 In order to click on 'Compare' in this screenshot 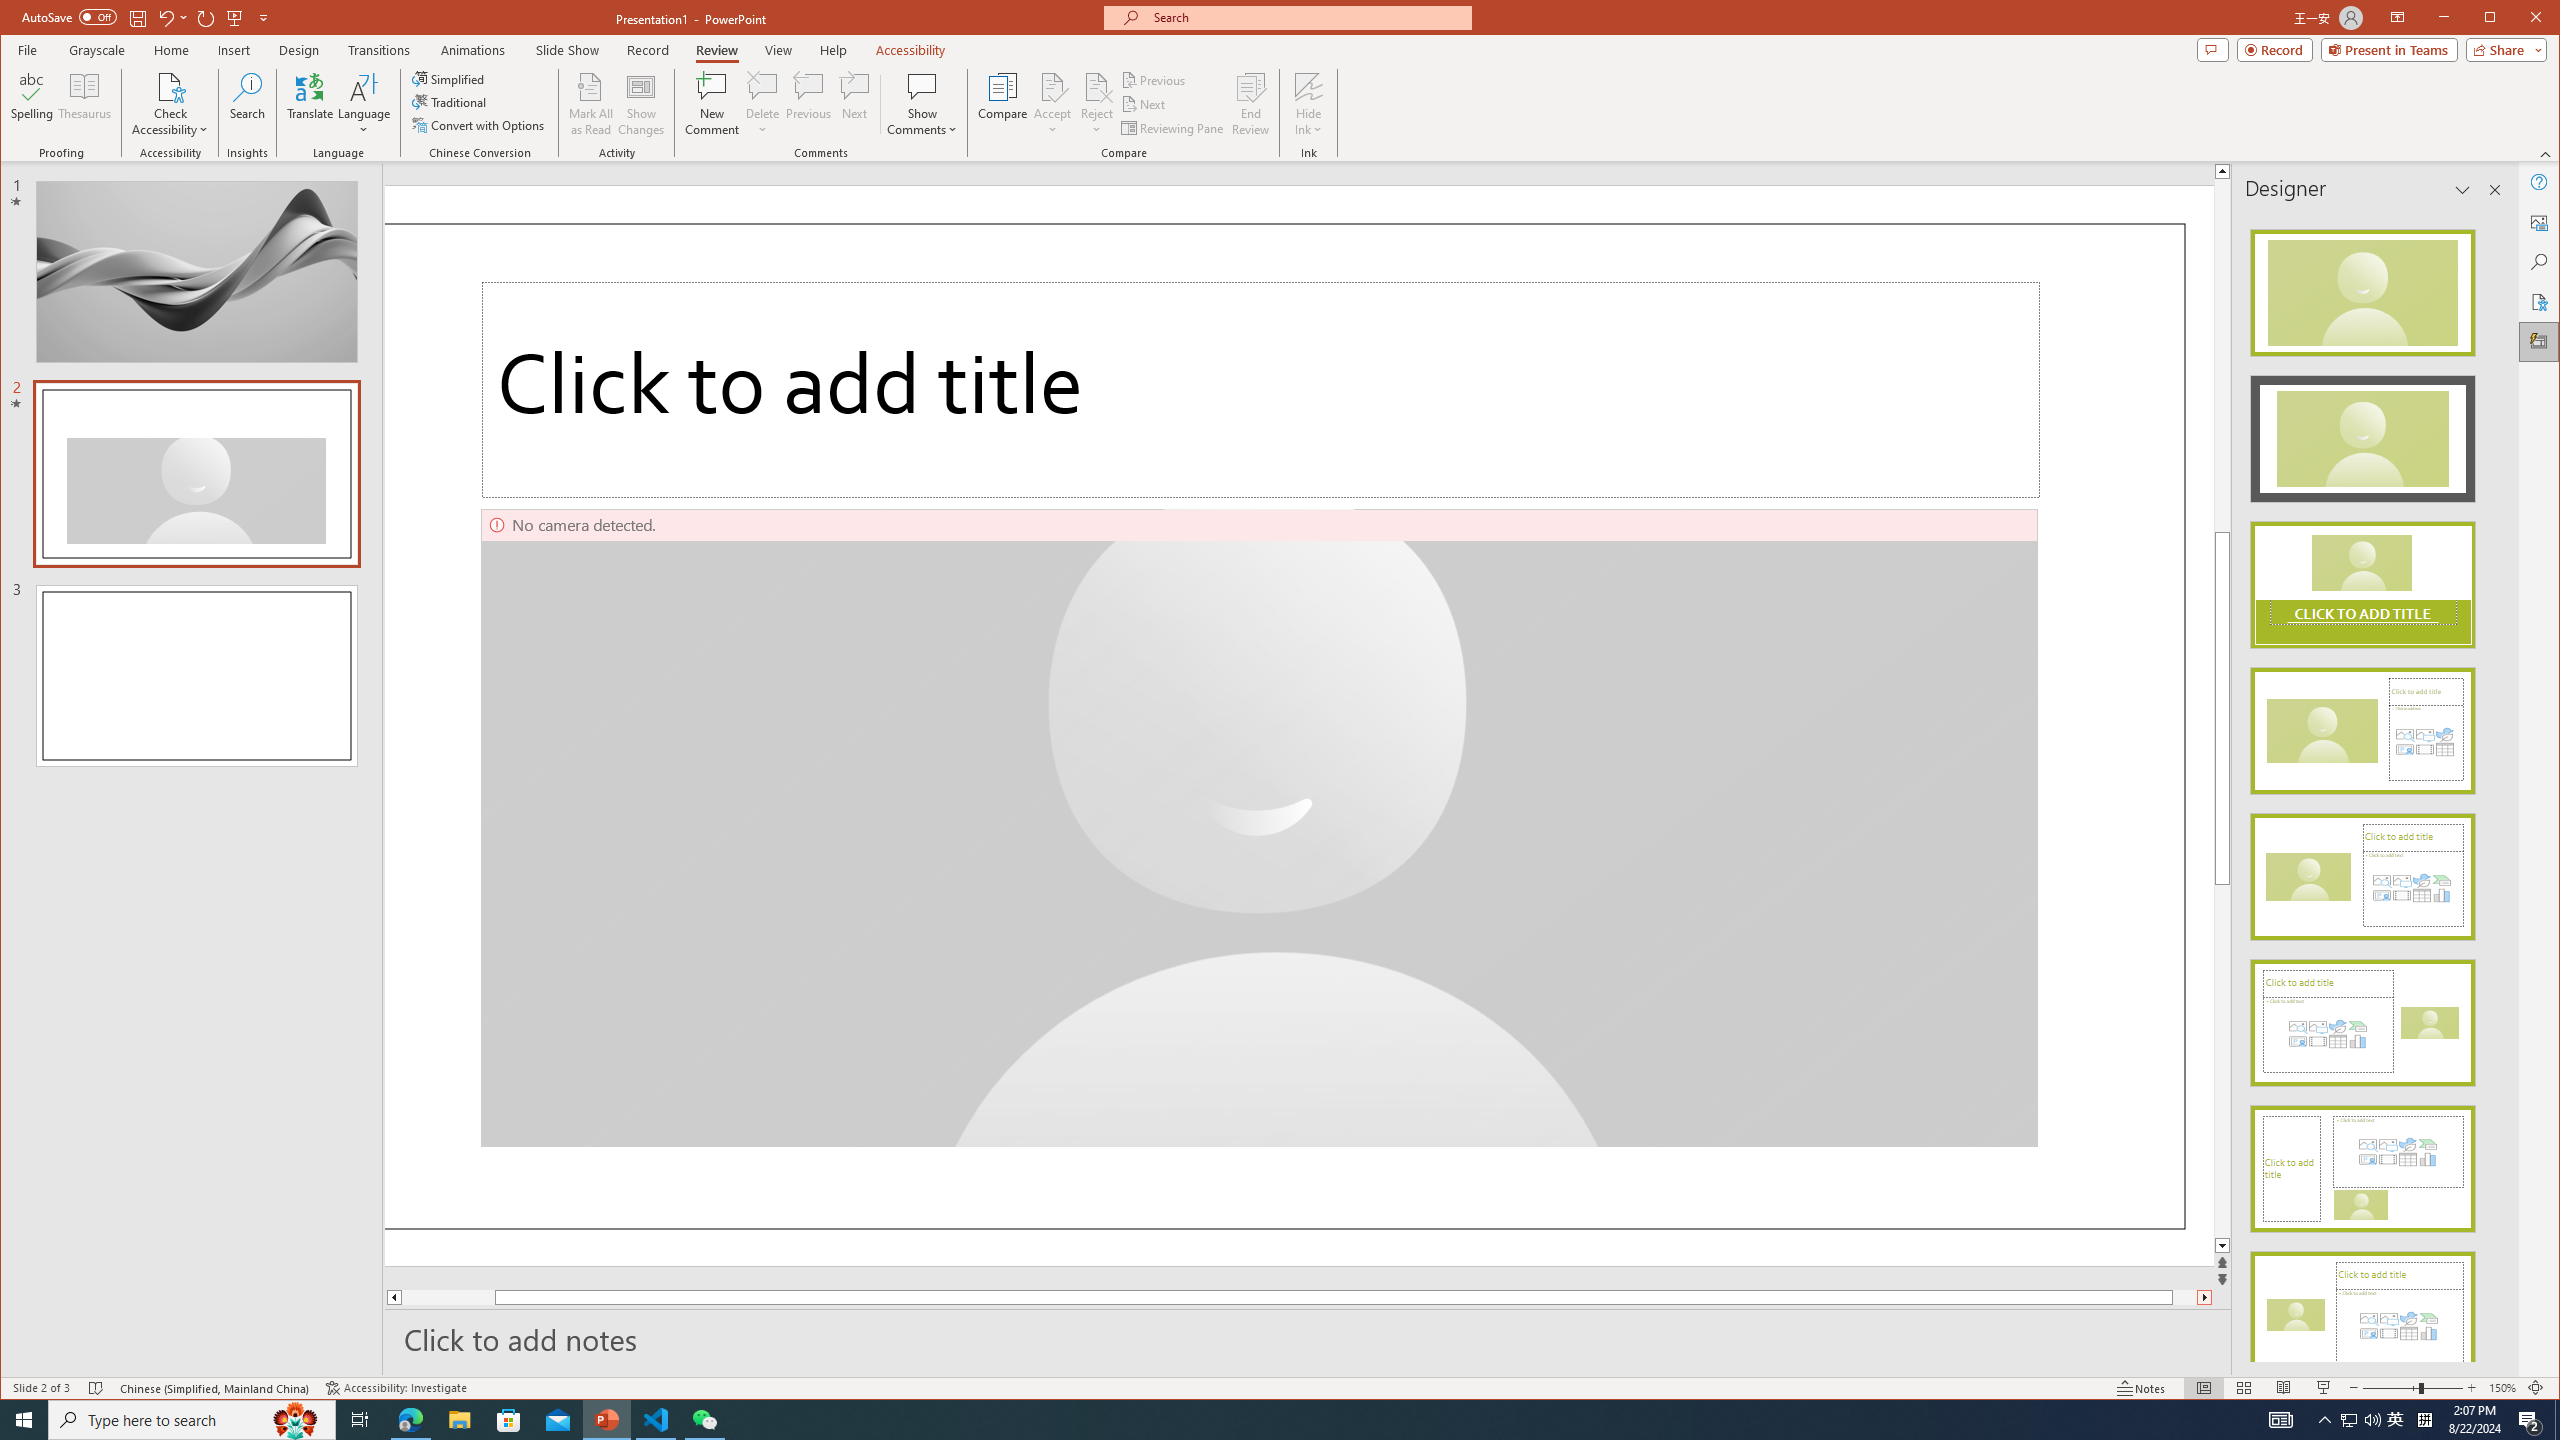, I will do `click(1002, 103)`.